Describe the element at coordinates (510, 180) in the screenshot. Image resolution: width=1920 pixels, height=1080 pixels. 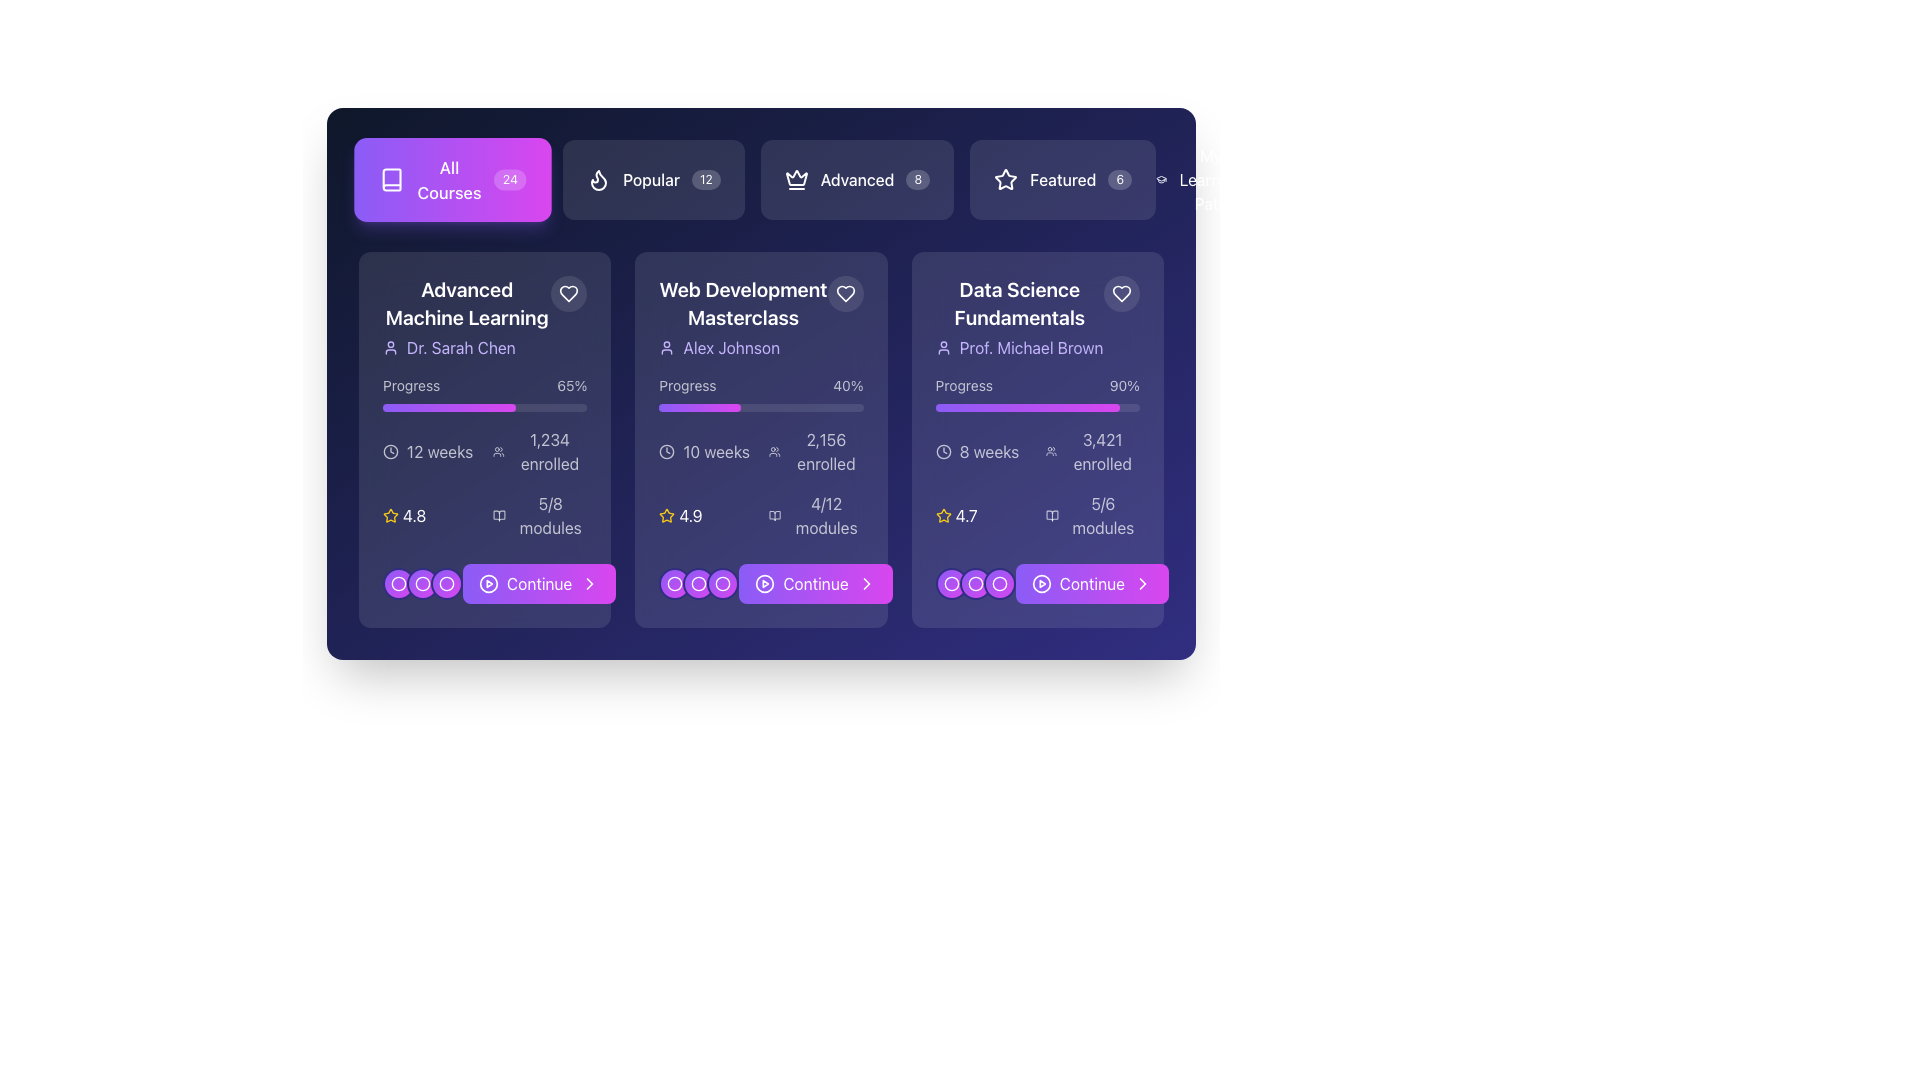
I see `the small pill-shaped badge with a light purple background and the number '24' displayed in white text, located to the right of the 'All Courses' text` at that location.